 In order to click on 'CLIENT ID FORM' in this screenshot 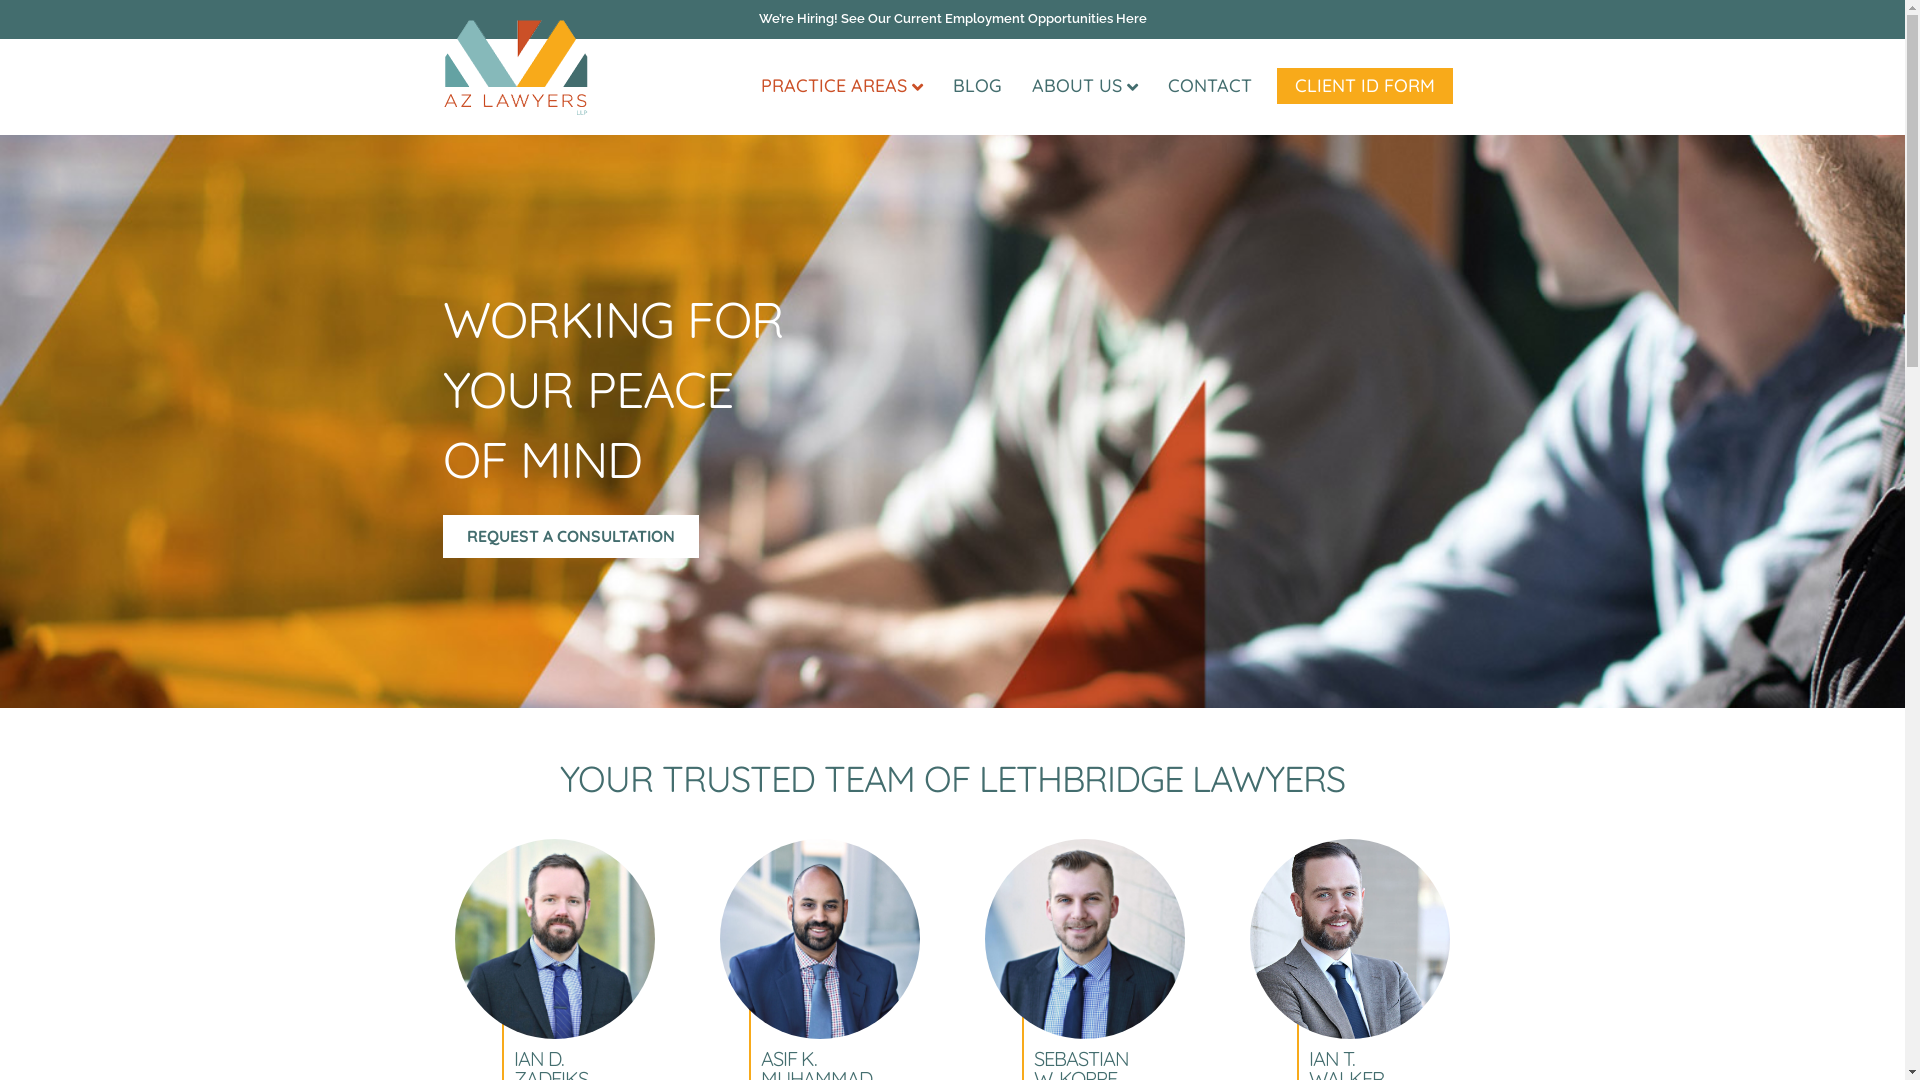, I will do `click(1275, 84)`.